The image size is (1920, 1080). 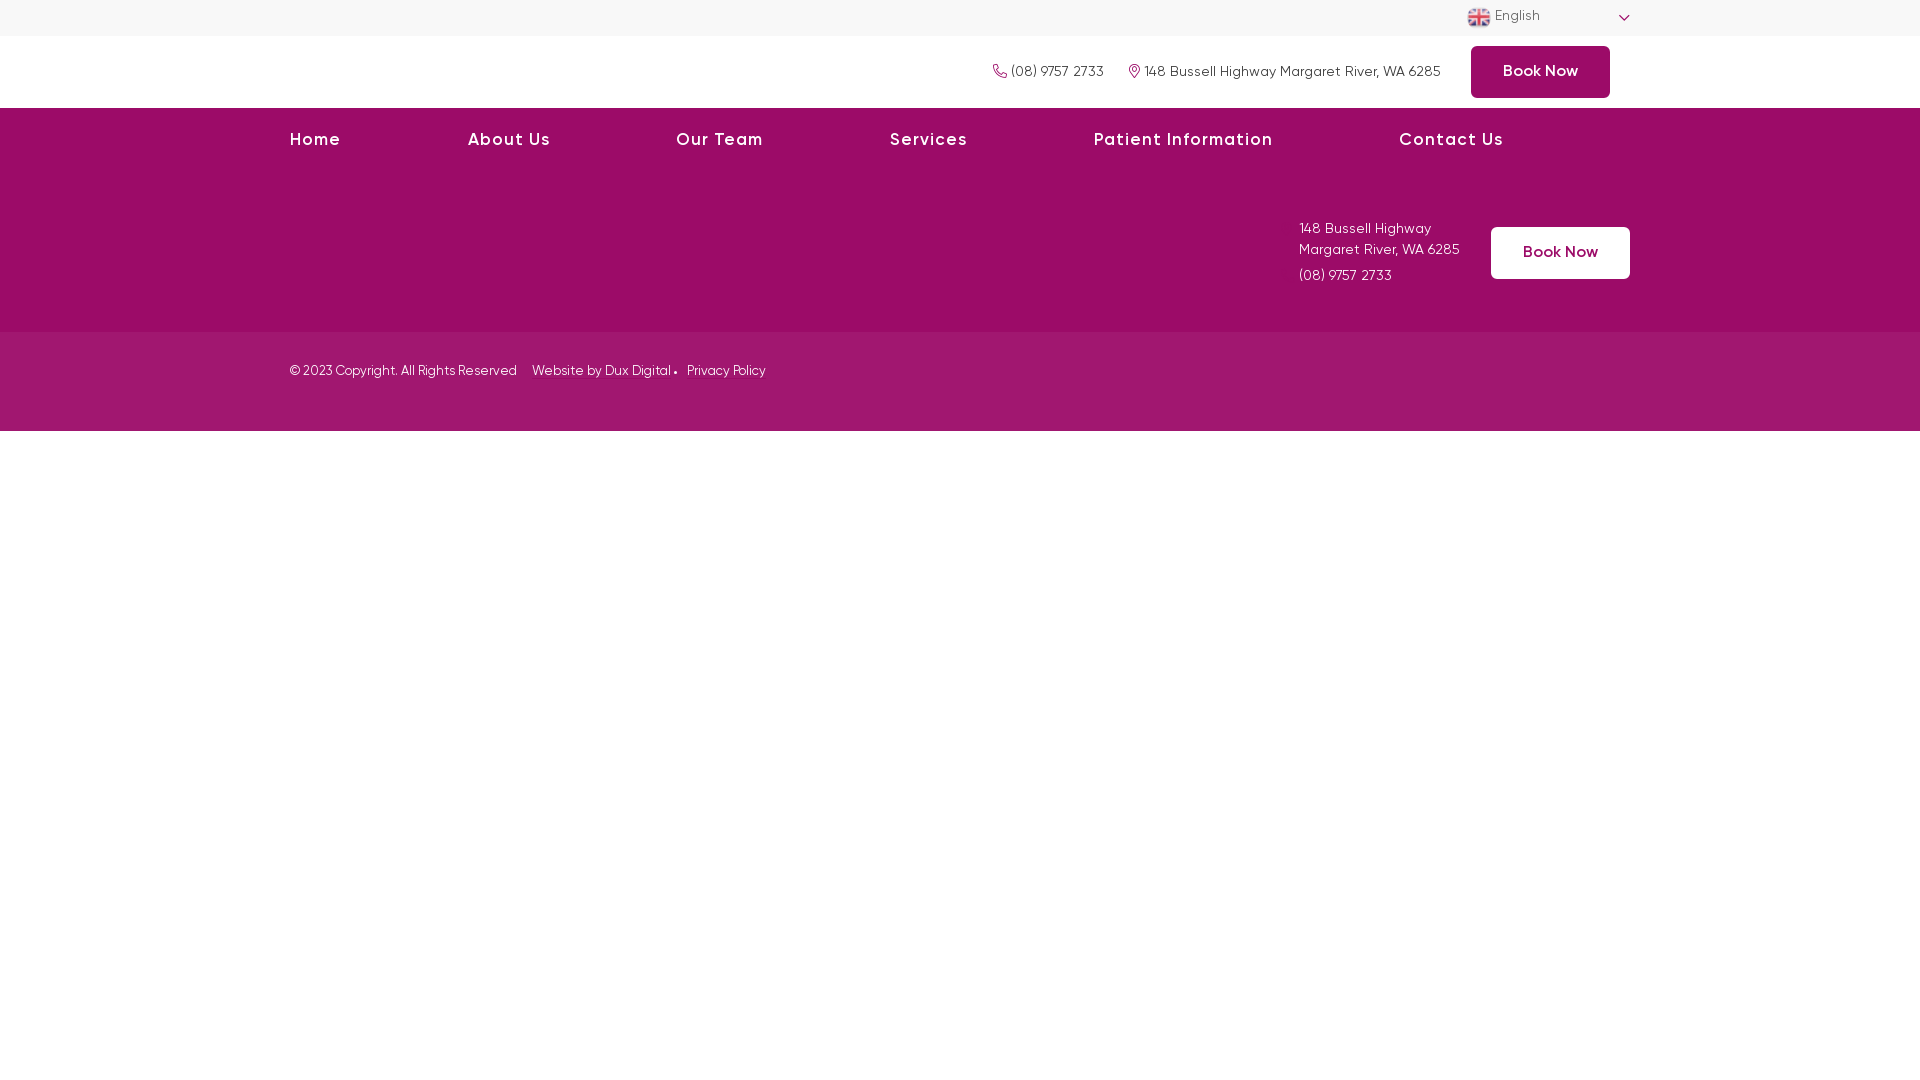 What do you see at coordinates (1047, 69) in the screenshot?
I see `'(08) 9757 2733'` at bounding box center [1047, 69].